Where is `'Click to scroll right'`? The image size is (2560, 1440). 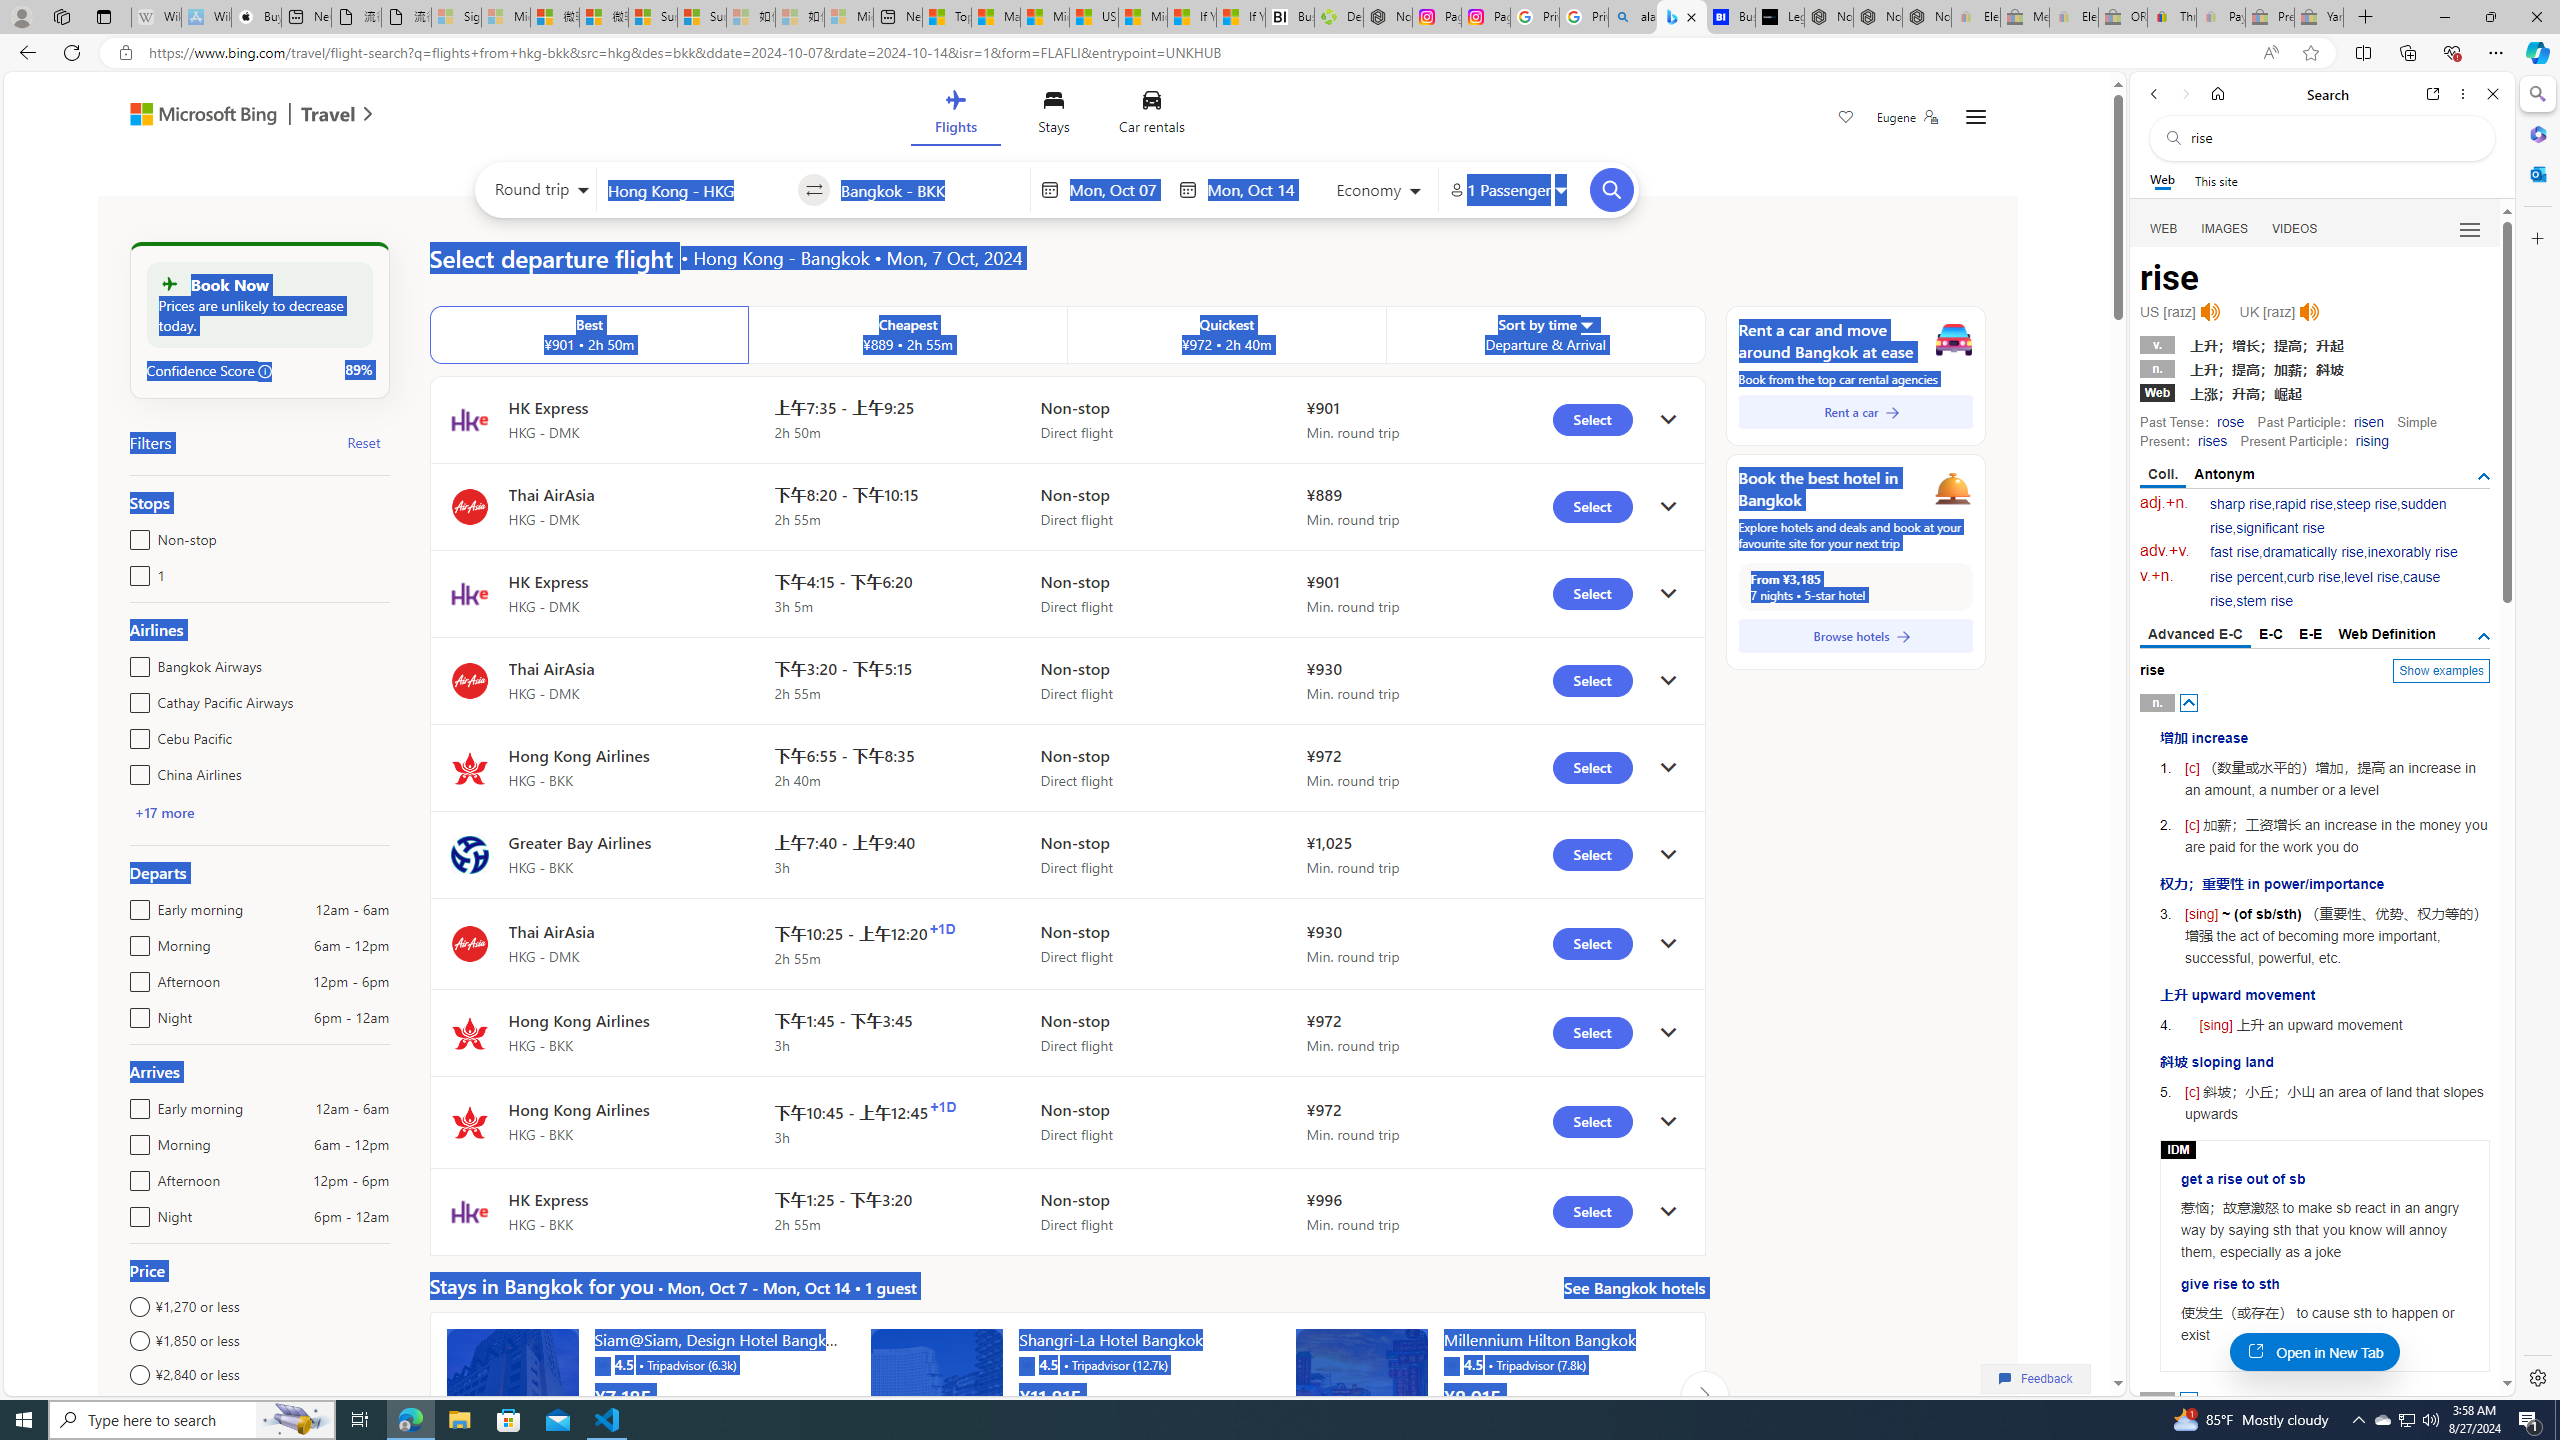 'Click to scroll right' is located at coordinates (1703, 1393).